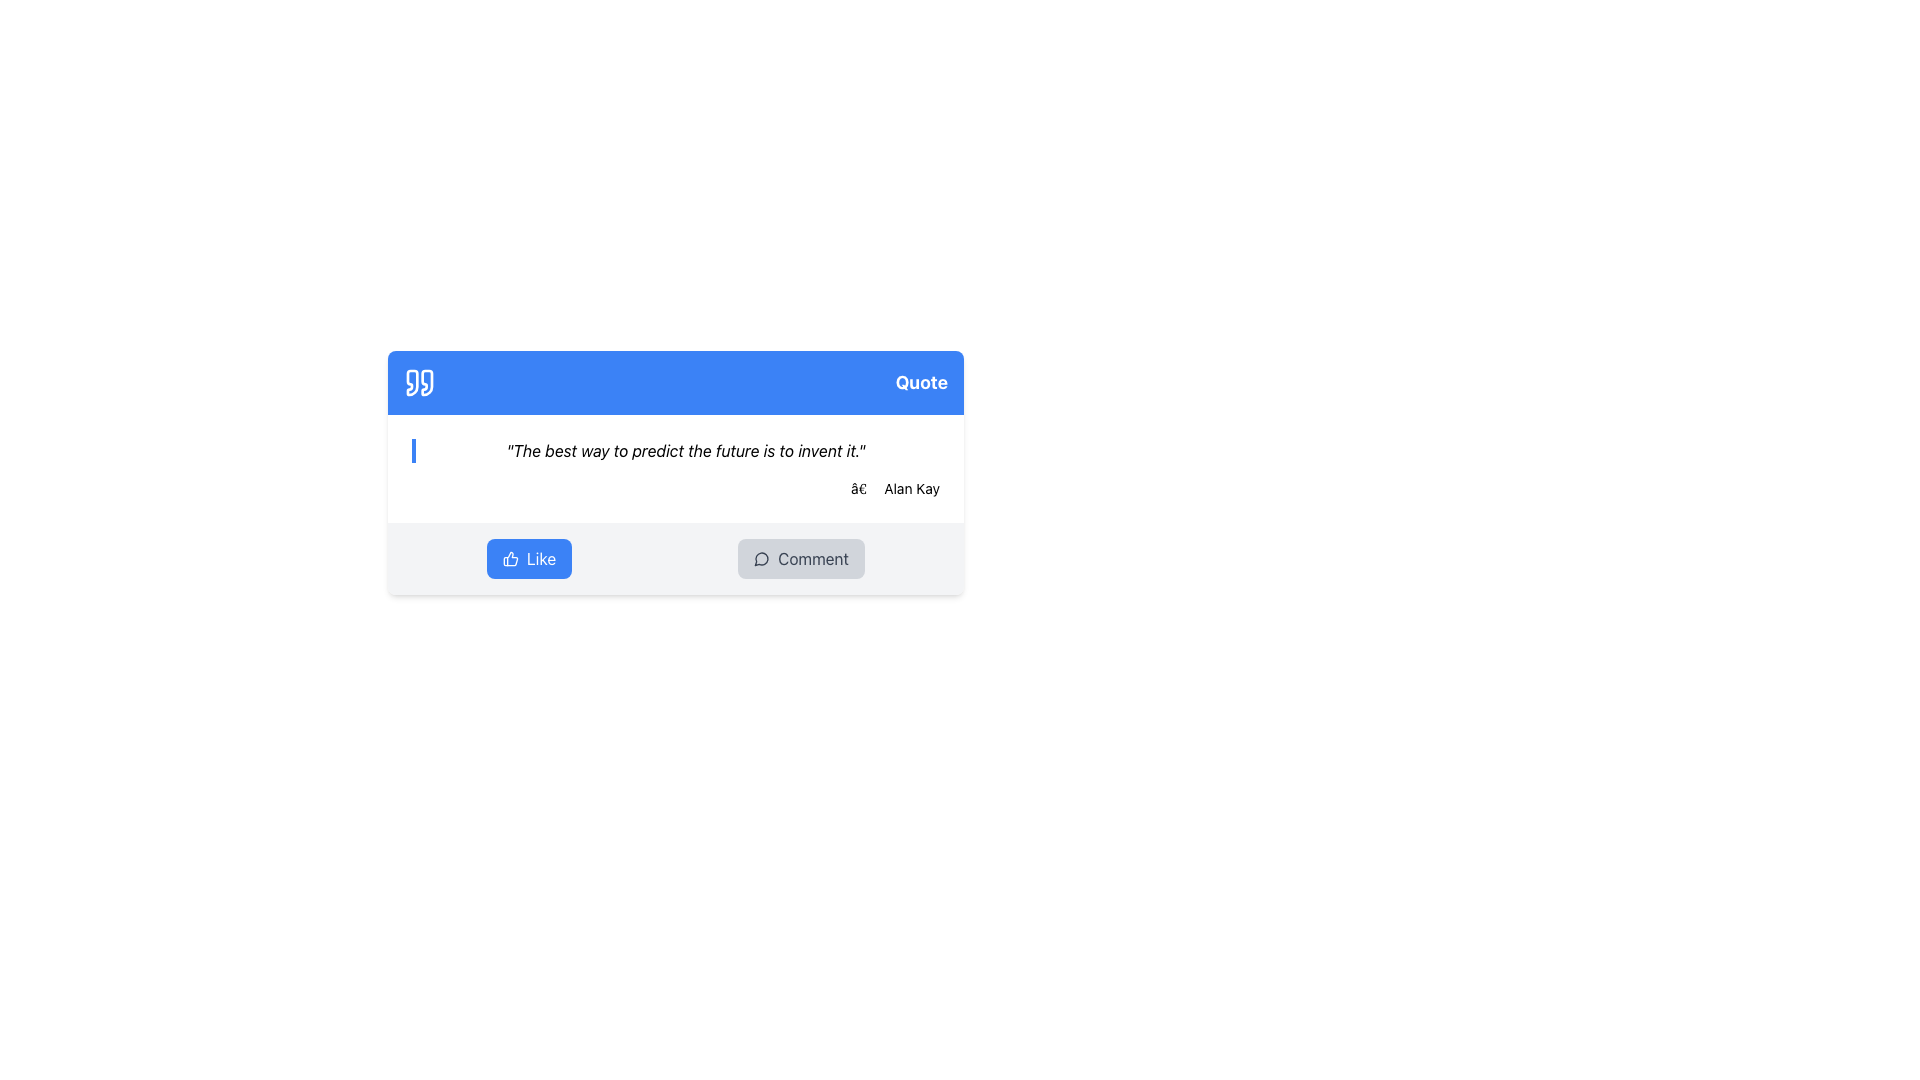  Describe the element at coordinates (411, 382) in the screenshot. I see `the blue quotation mark graphical icon located in the top-left corner of the card component, which serves as a decorative element adjacent to the quoted text` at that location.